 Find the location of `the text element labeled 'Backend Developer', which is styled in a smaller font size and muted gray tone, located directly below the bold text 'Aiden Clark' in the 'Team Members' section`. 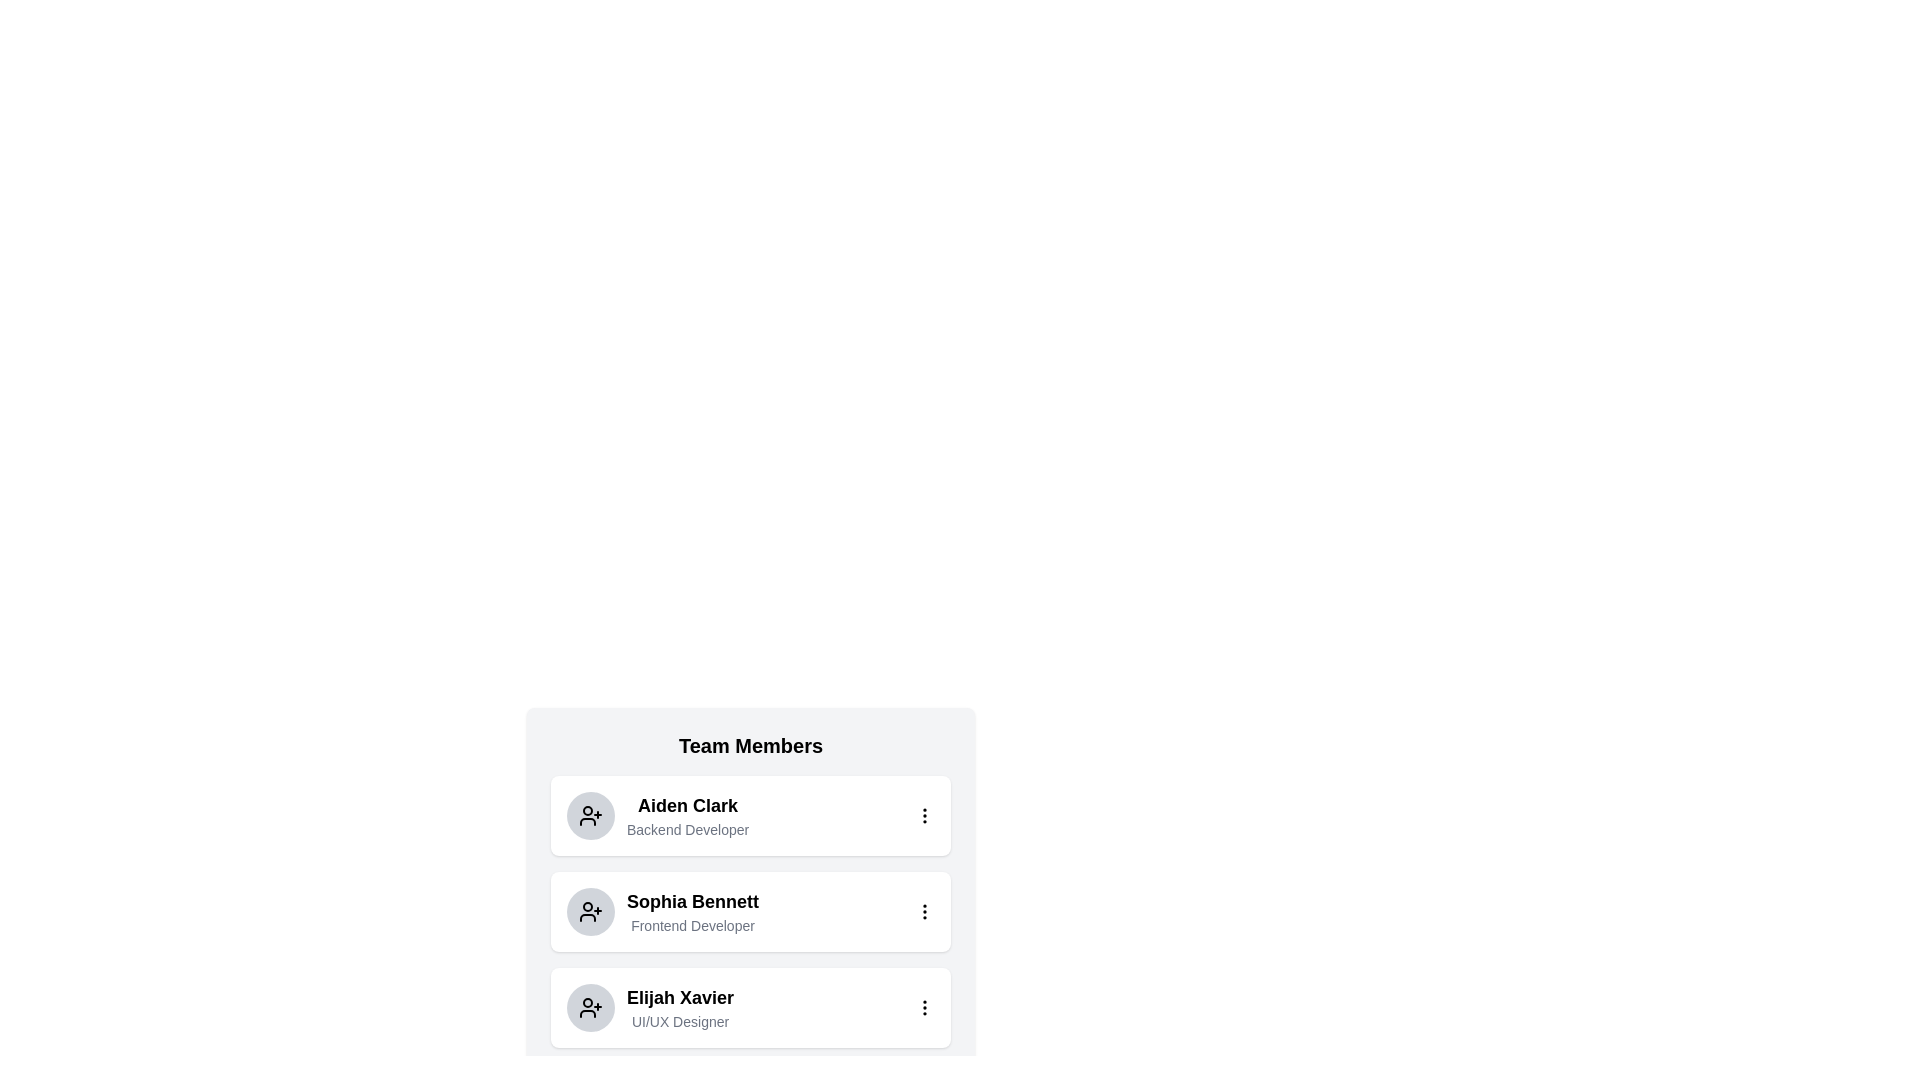

the text element labeled 'Backend Developer', which is styled in a smaller font size and muted gray tone, located directly below the bold text 'Aiden Clark' in the 'Team Members' section is located at coordinates (688, 829).